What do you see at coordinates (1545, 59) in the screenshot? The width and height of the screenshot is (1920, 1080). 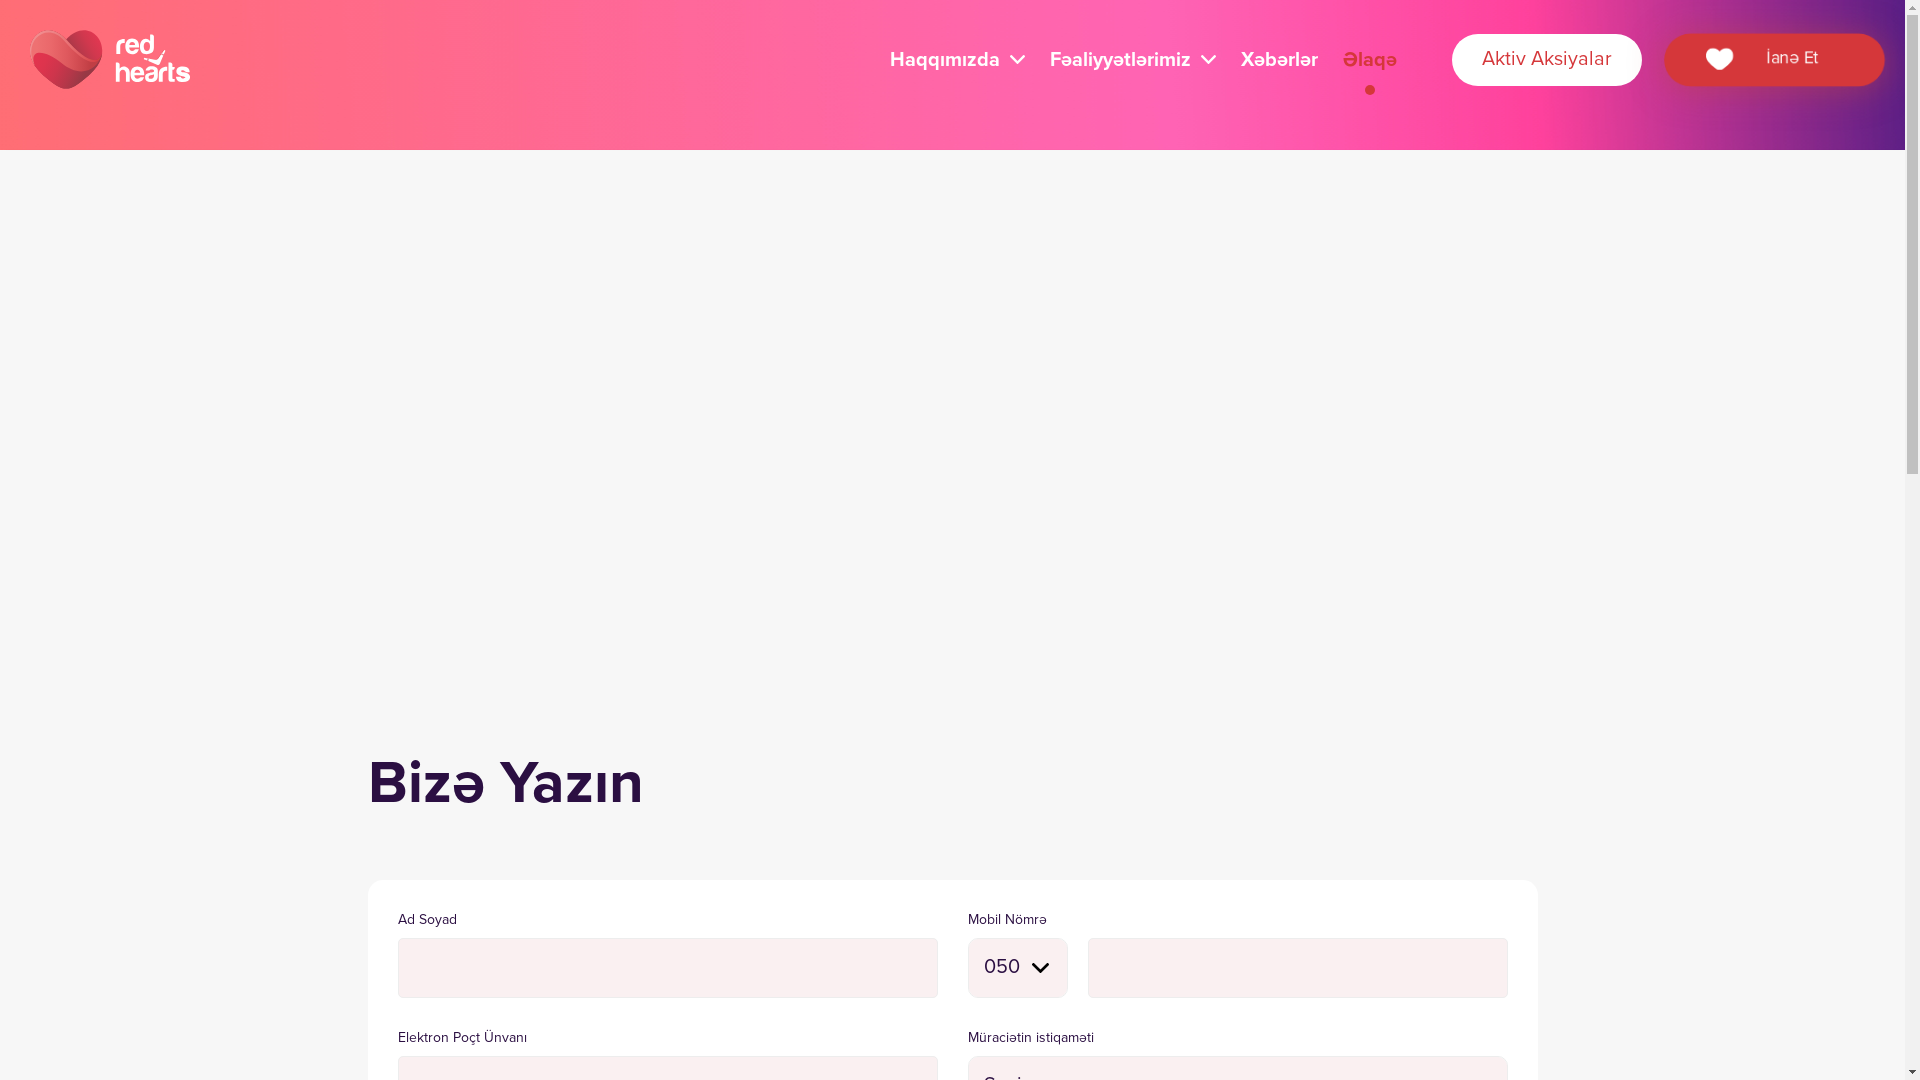 I see `'Aktiv Aksiyalar'` at bounding box center [1545, 59].